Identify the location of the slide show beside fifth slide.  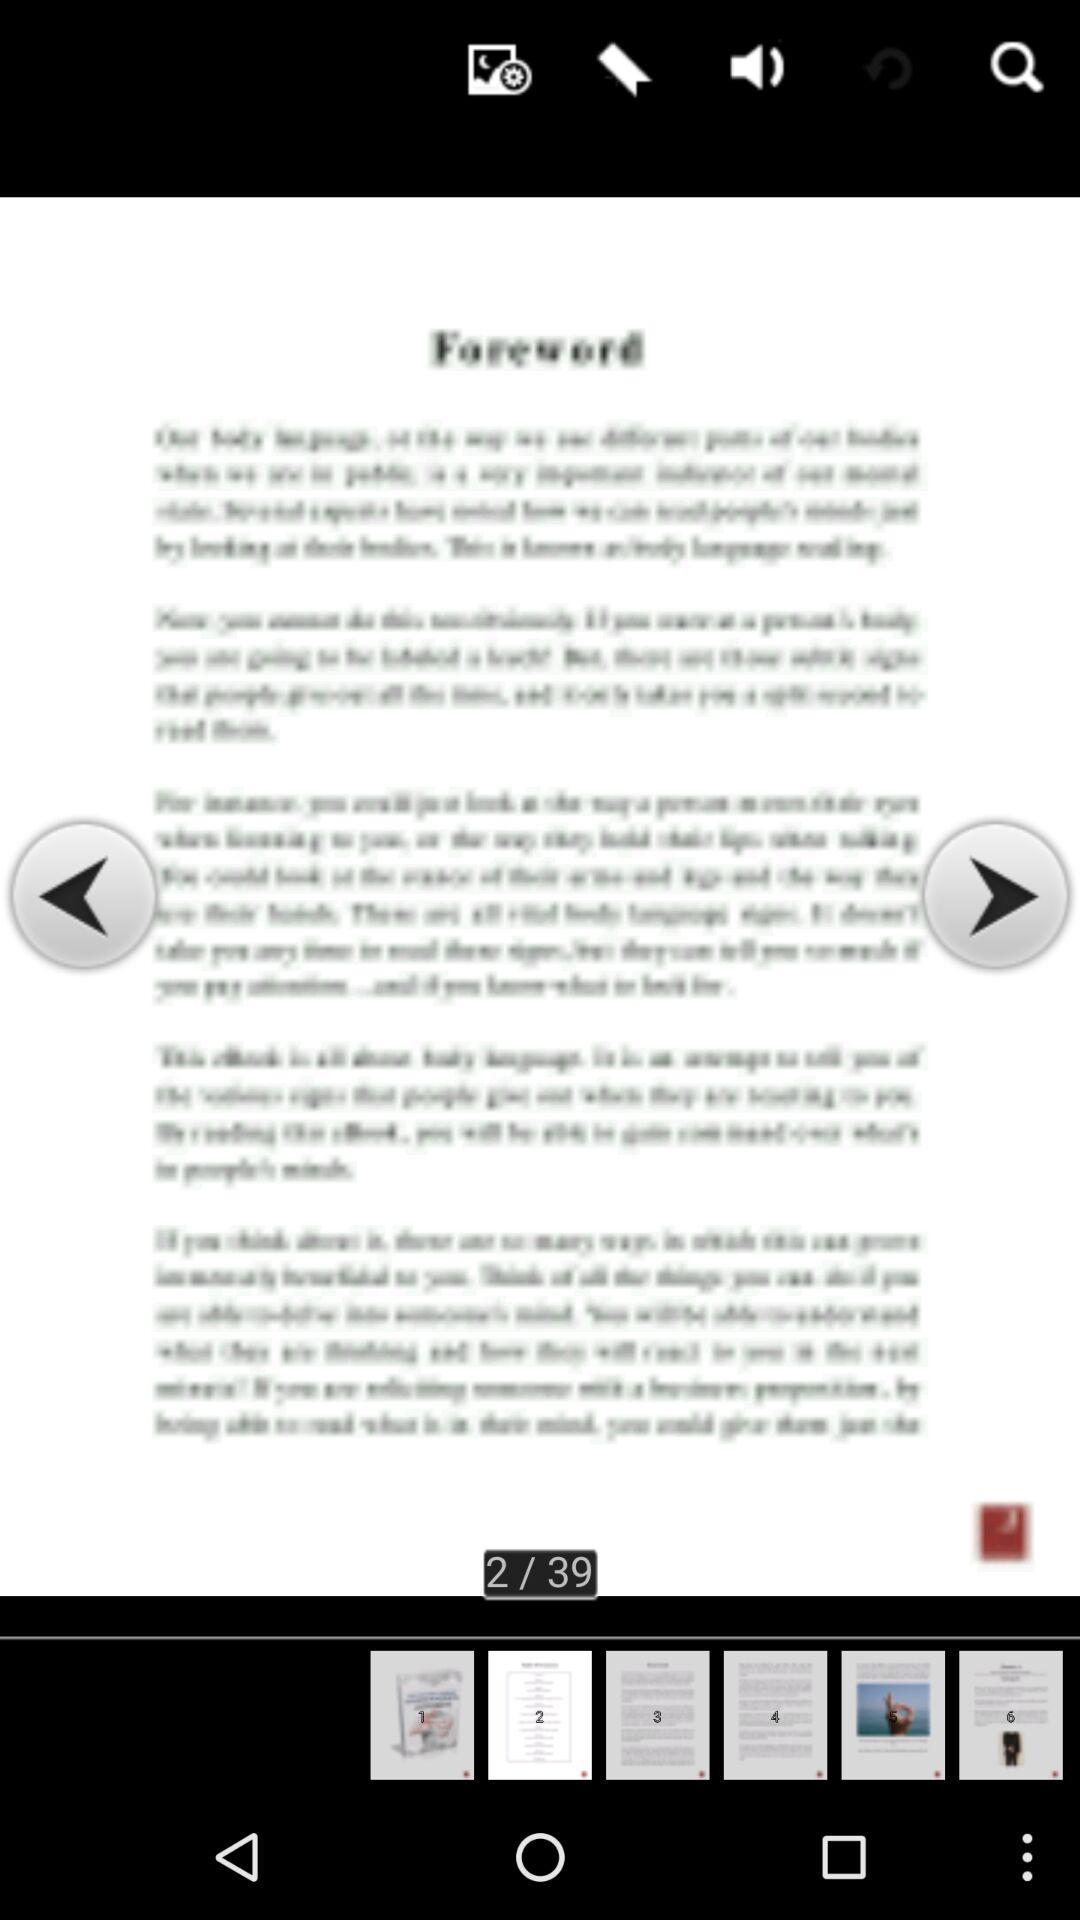
(1011, 1714).